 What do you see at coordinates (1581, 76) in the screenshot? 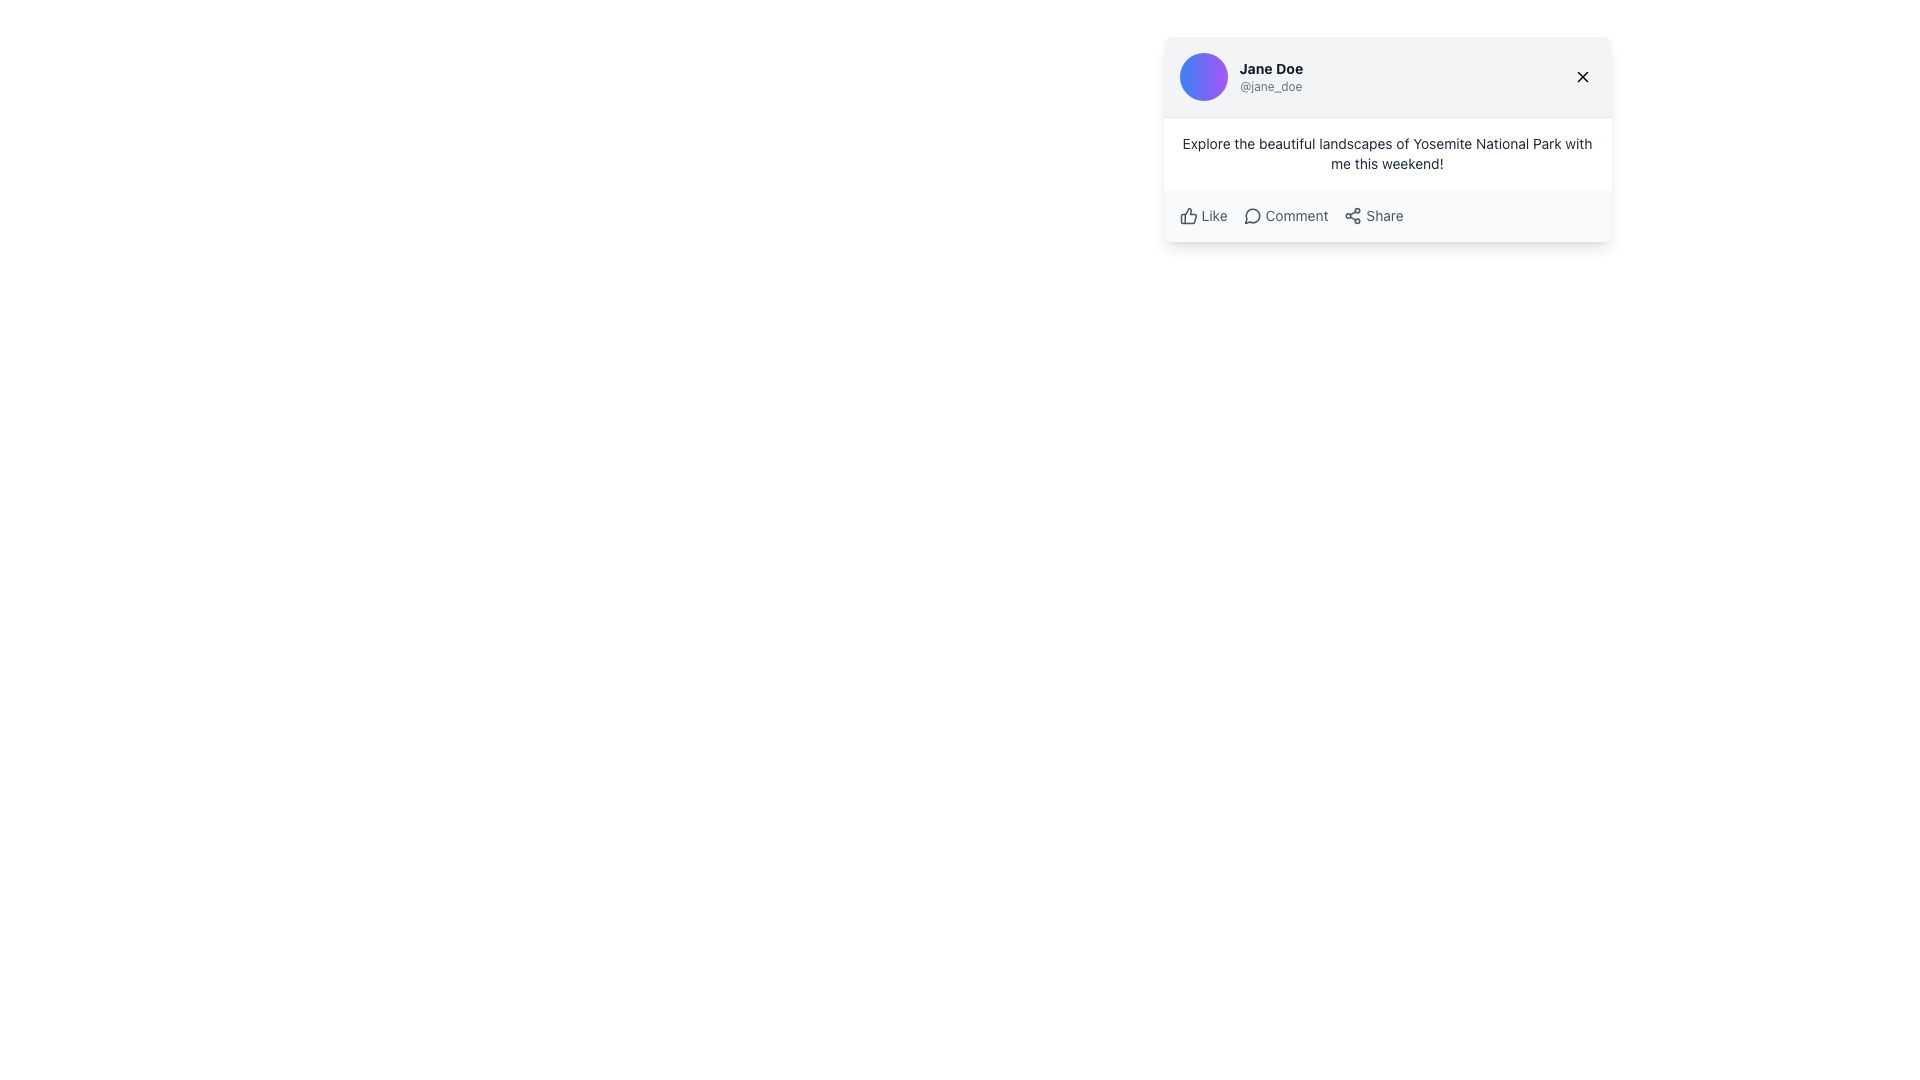
I see `the close button located in the top-right corner of the user detail card` at bounding box center [1581, 76].